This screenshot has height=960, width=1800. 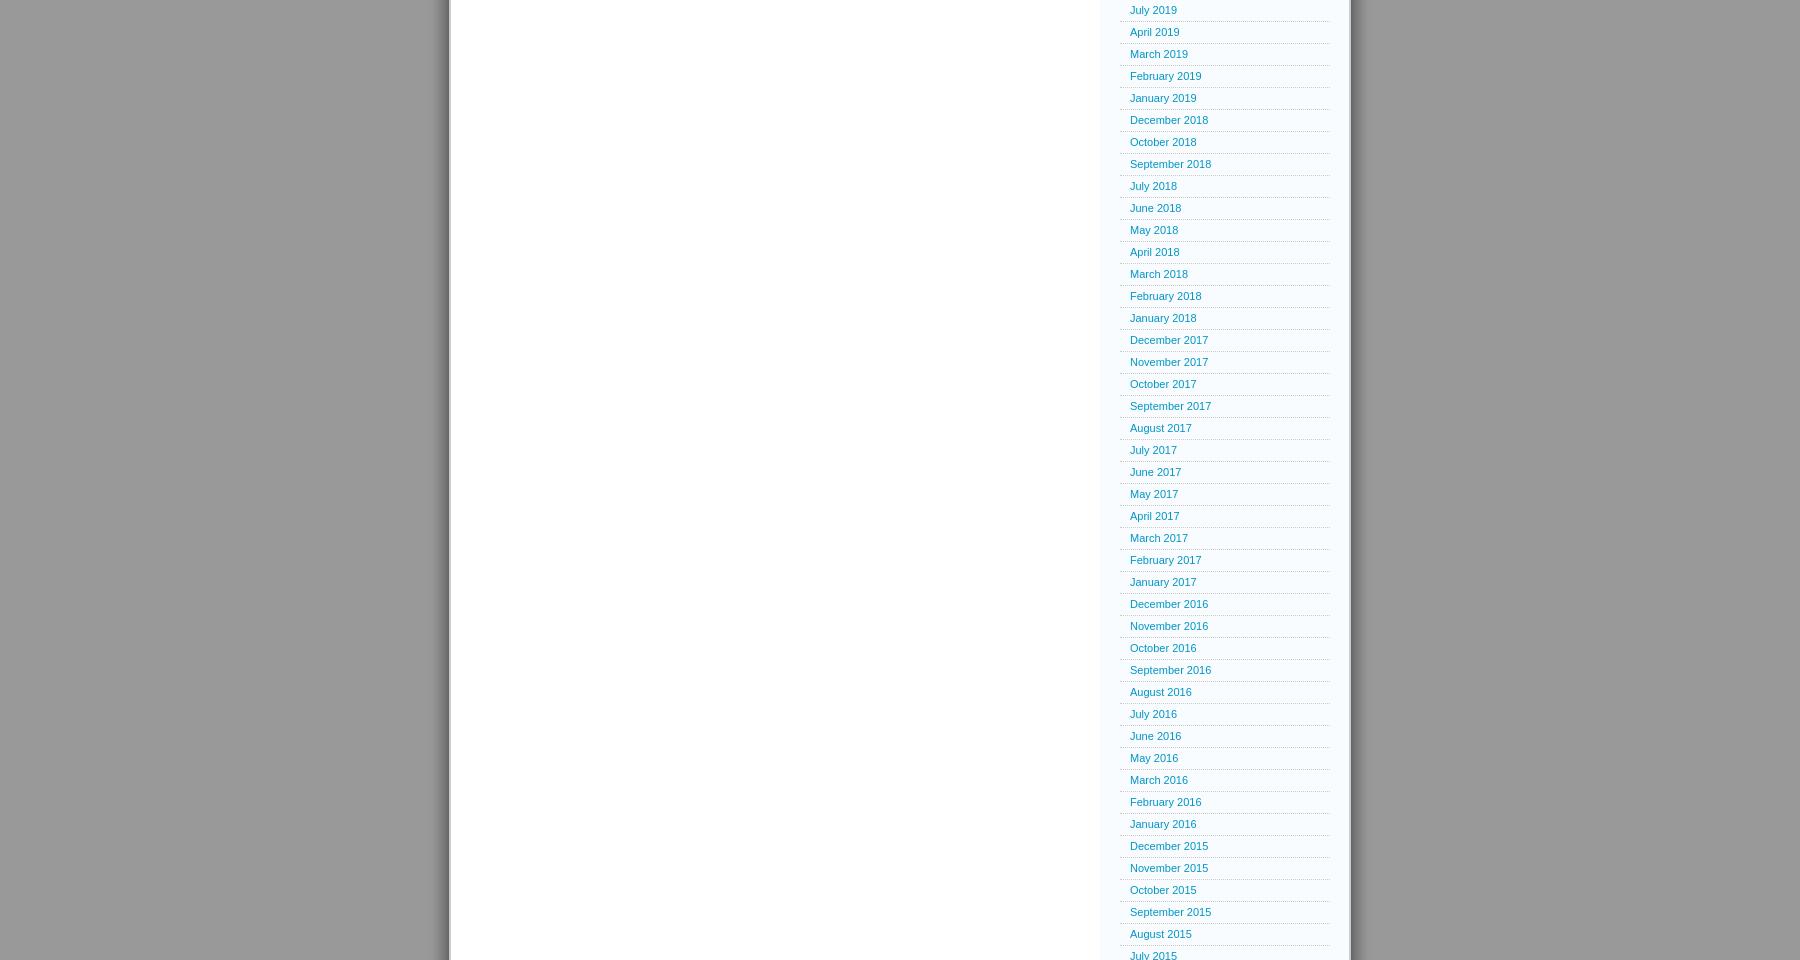 I want to click on 'August 2016', so click(x=1159, y=691).